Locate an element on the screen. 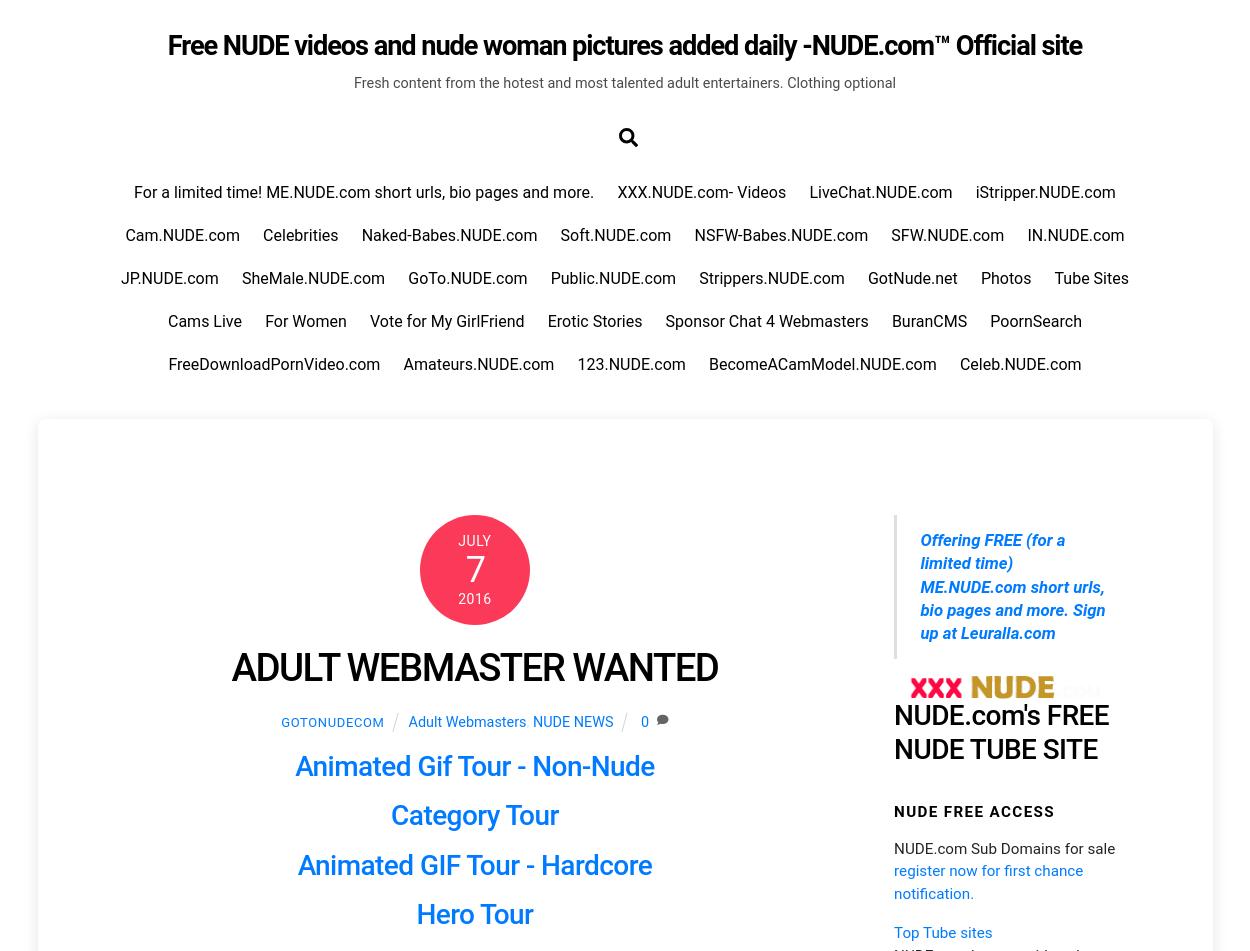 The height and width of the screenshot is (951, 1250). 'Nicole Oring' is located at coordinates (935, 351).